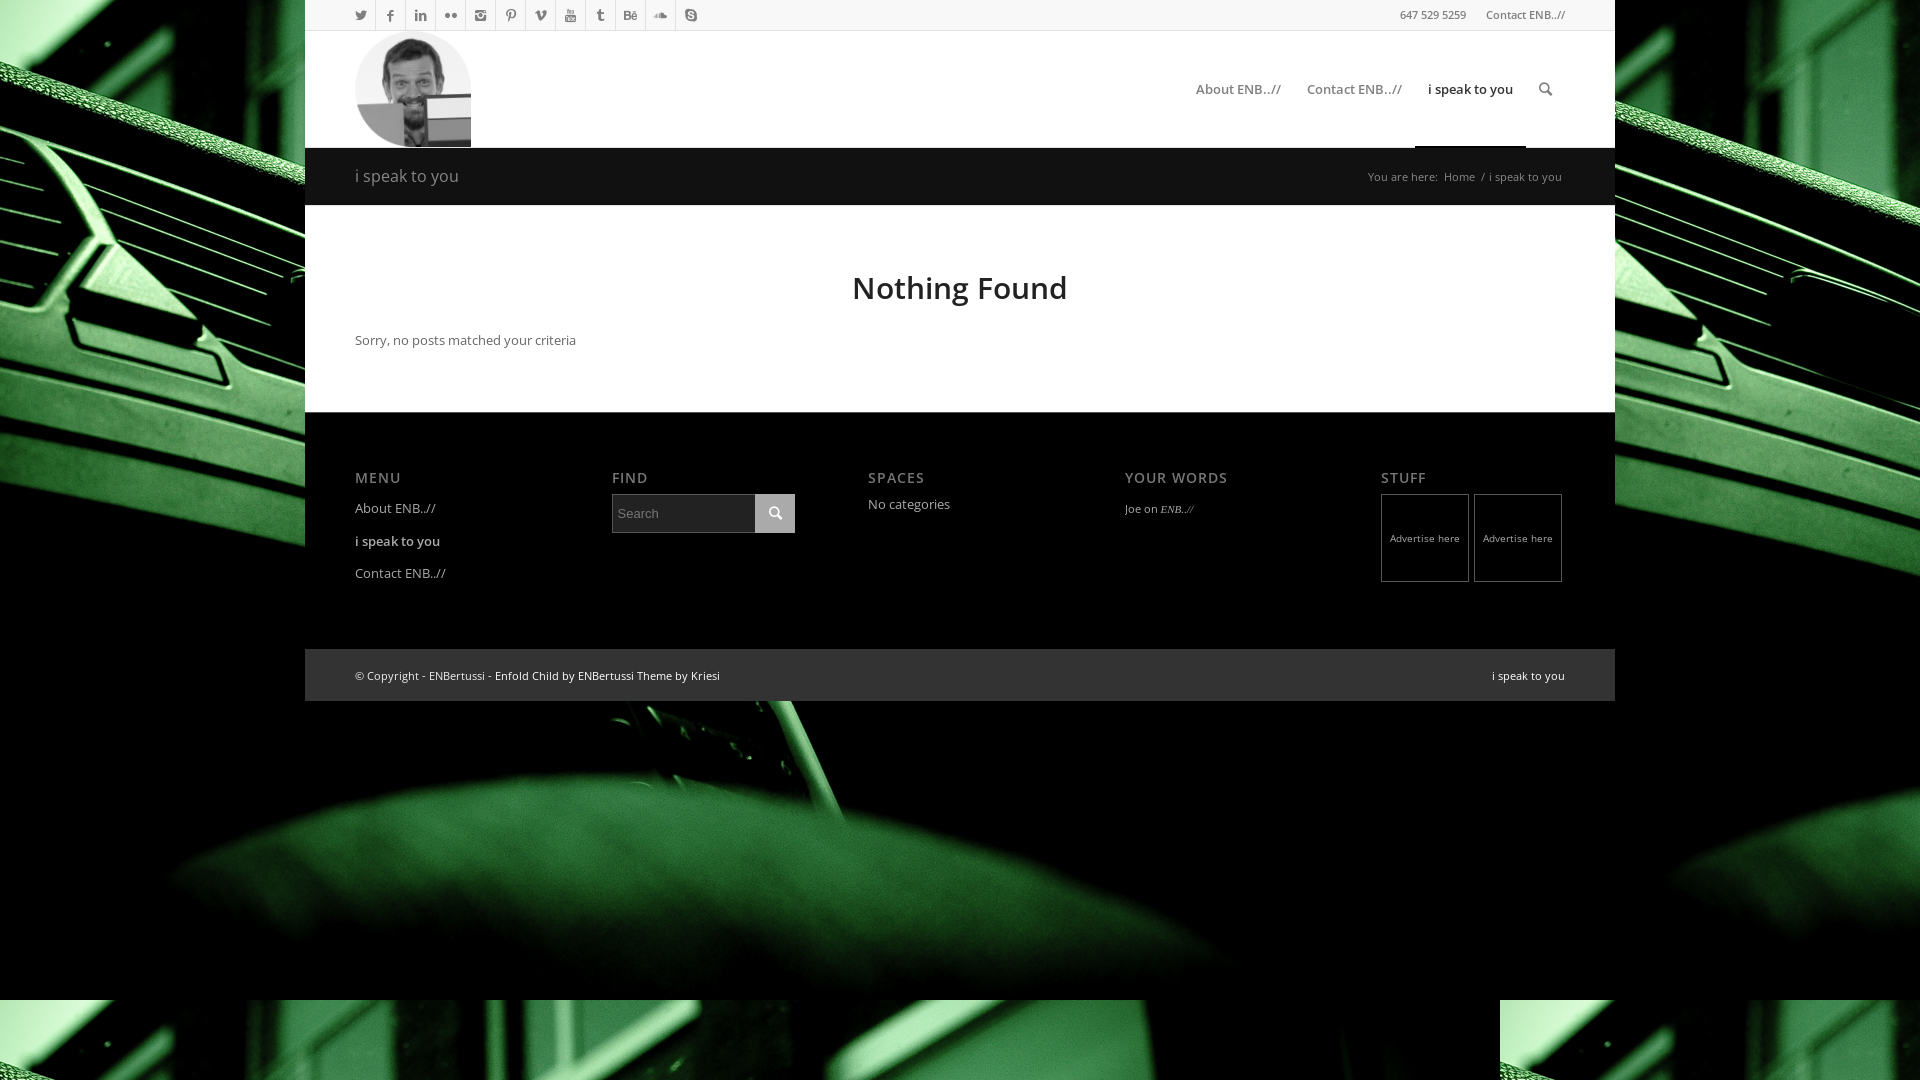 This screenshot has width=1920, height=1080. Describe the element at coordinates (390, 15) in the screenshot. I see `'Facebook'` at that location.